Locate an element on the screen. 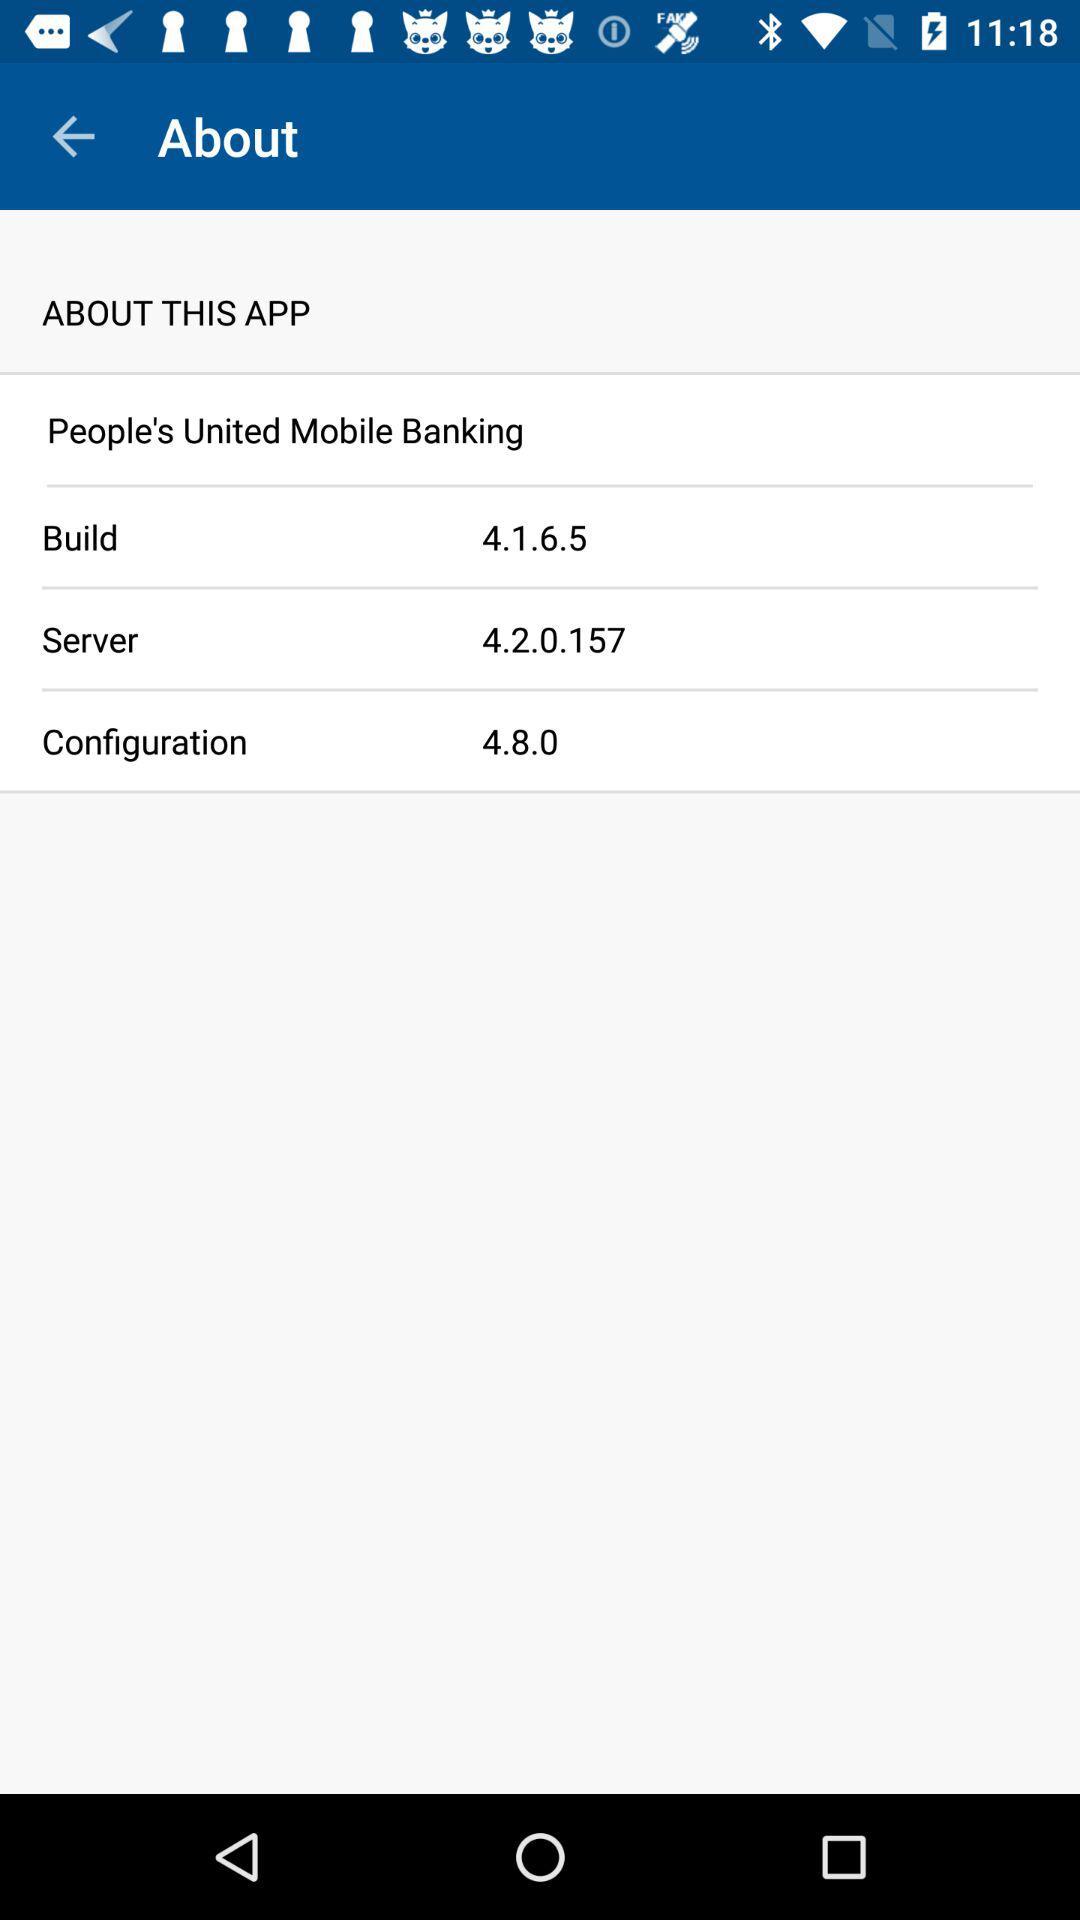 The image size is (1080, 1920). people s united is located at coordinates (540, 428).